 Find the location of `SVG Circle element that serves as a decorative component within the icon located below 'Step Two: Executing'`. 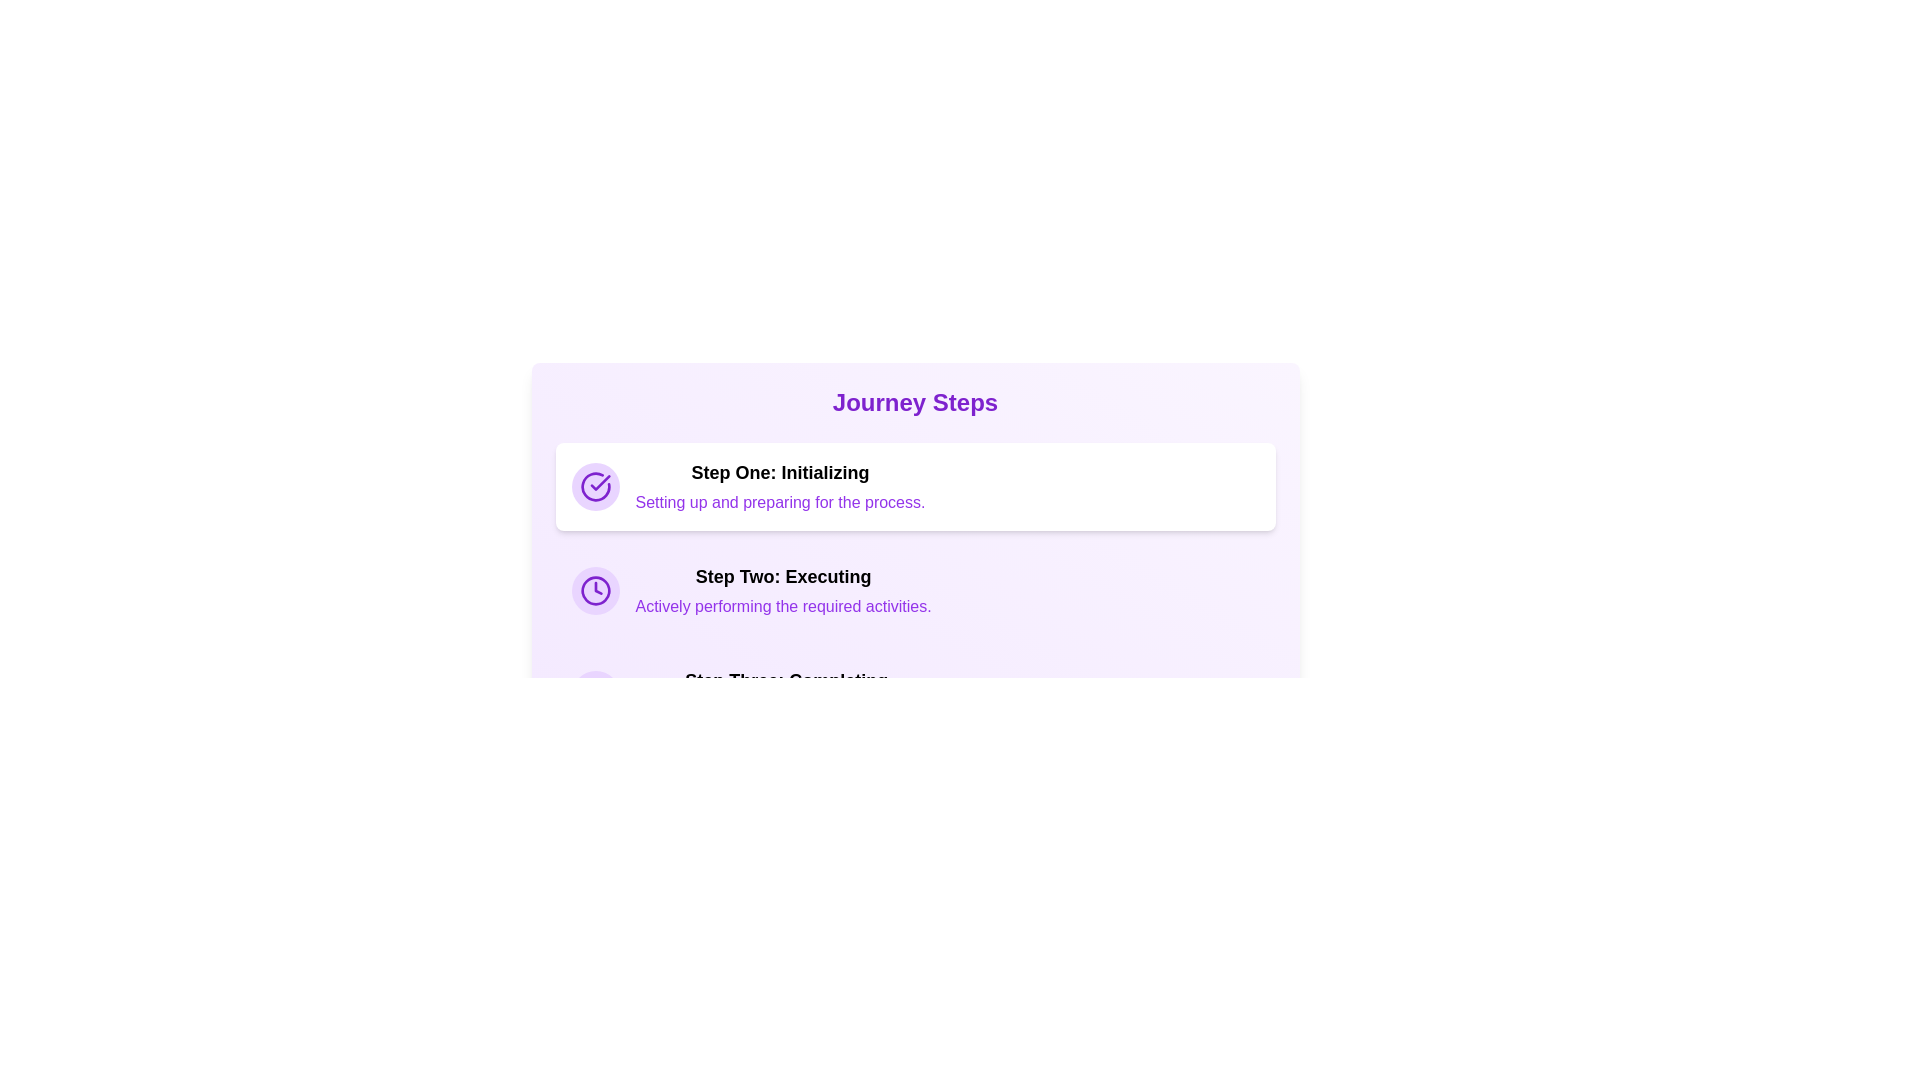

SVG Circle element that serves as a decorative component within the icon located below 'Step Two: Executing' is located at coordinates (594, 693).